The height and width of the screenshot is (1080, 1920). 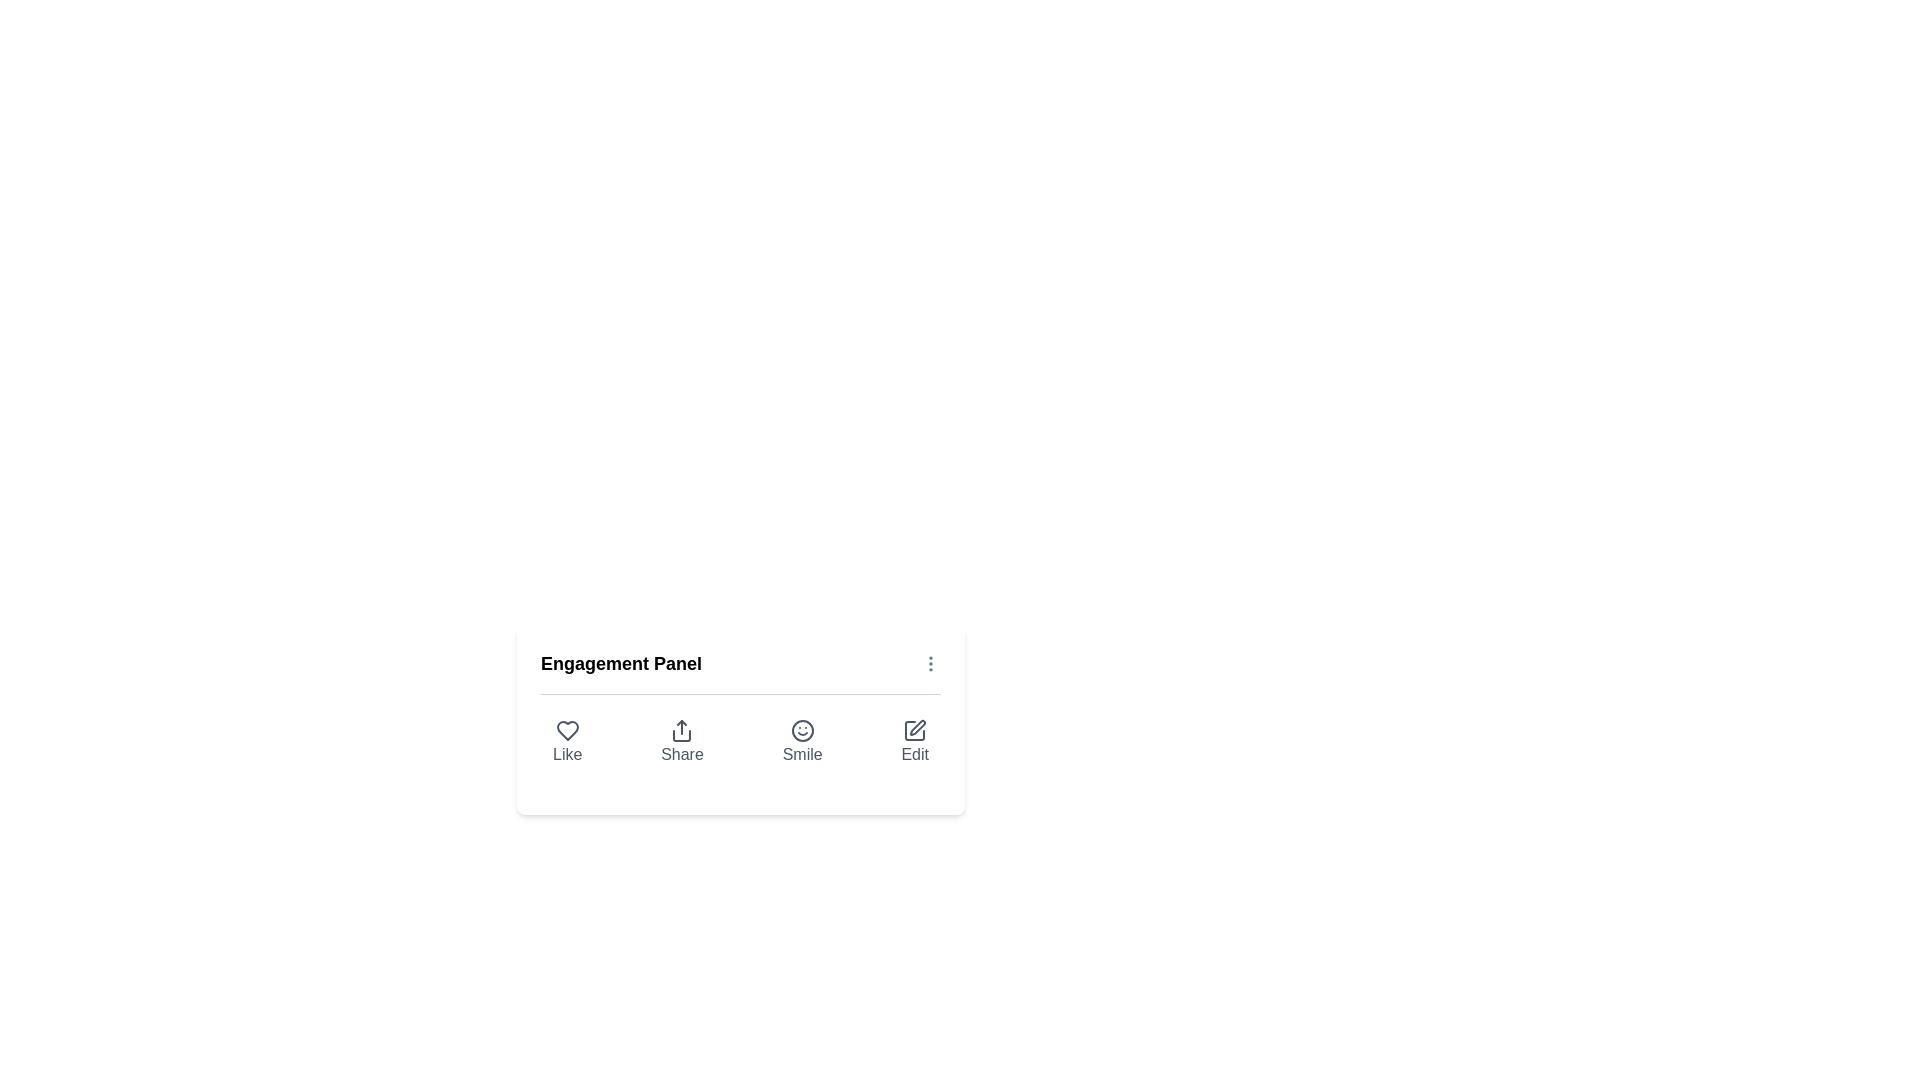 I want to click on the share button with text and icon located in the bottom section of the Engagement Panel to initiate content sharing, so click(x=682, y=755).